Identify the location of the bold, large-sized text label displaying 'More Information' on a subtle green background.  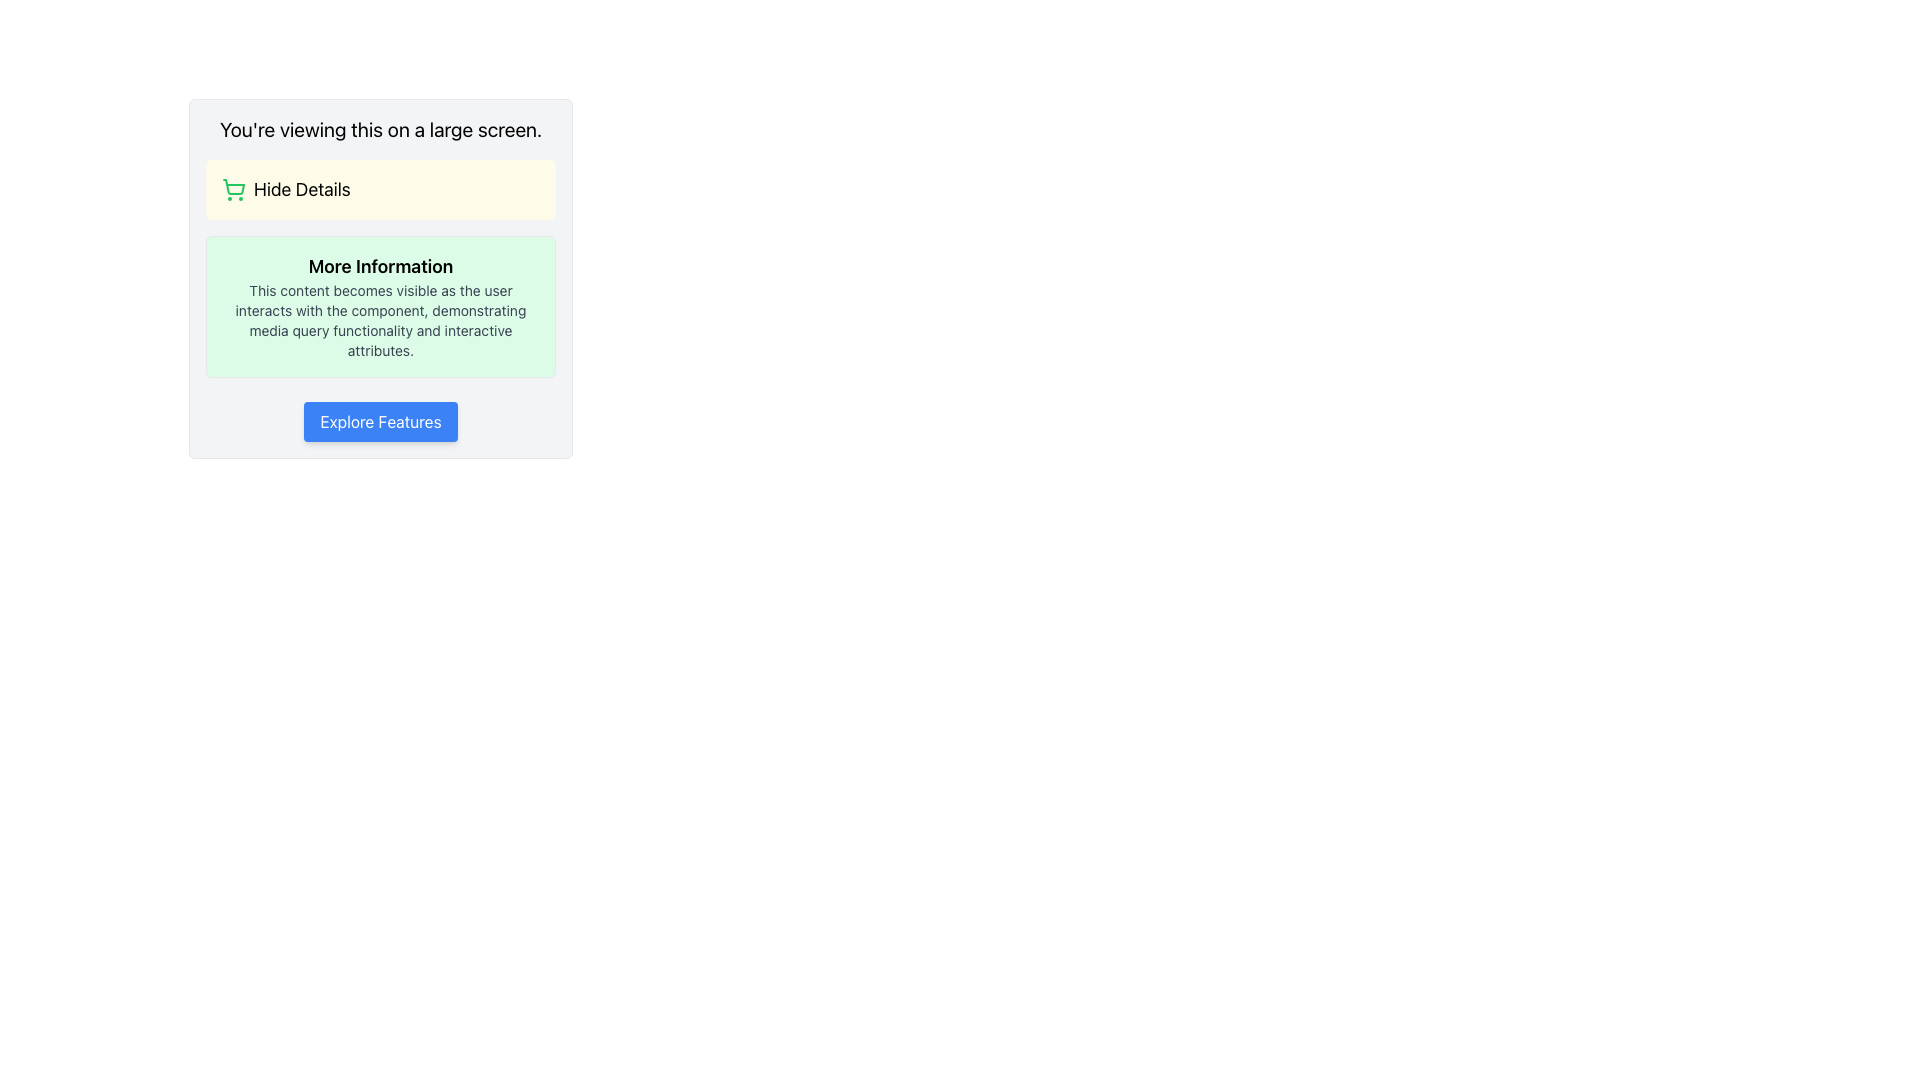
(380, 265).